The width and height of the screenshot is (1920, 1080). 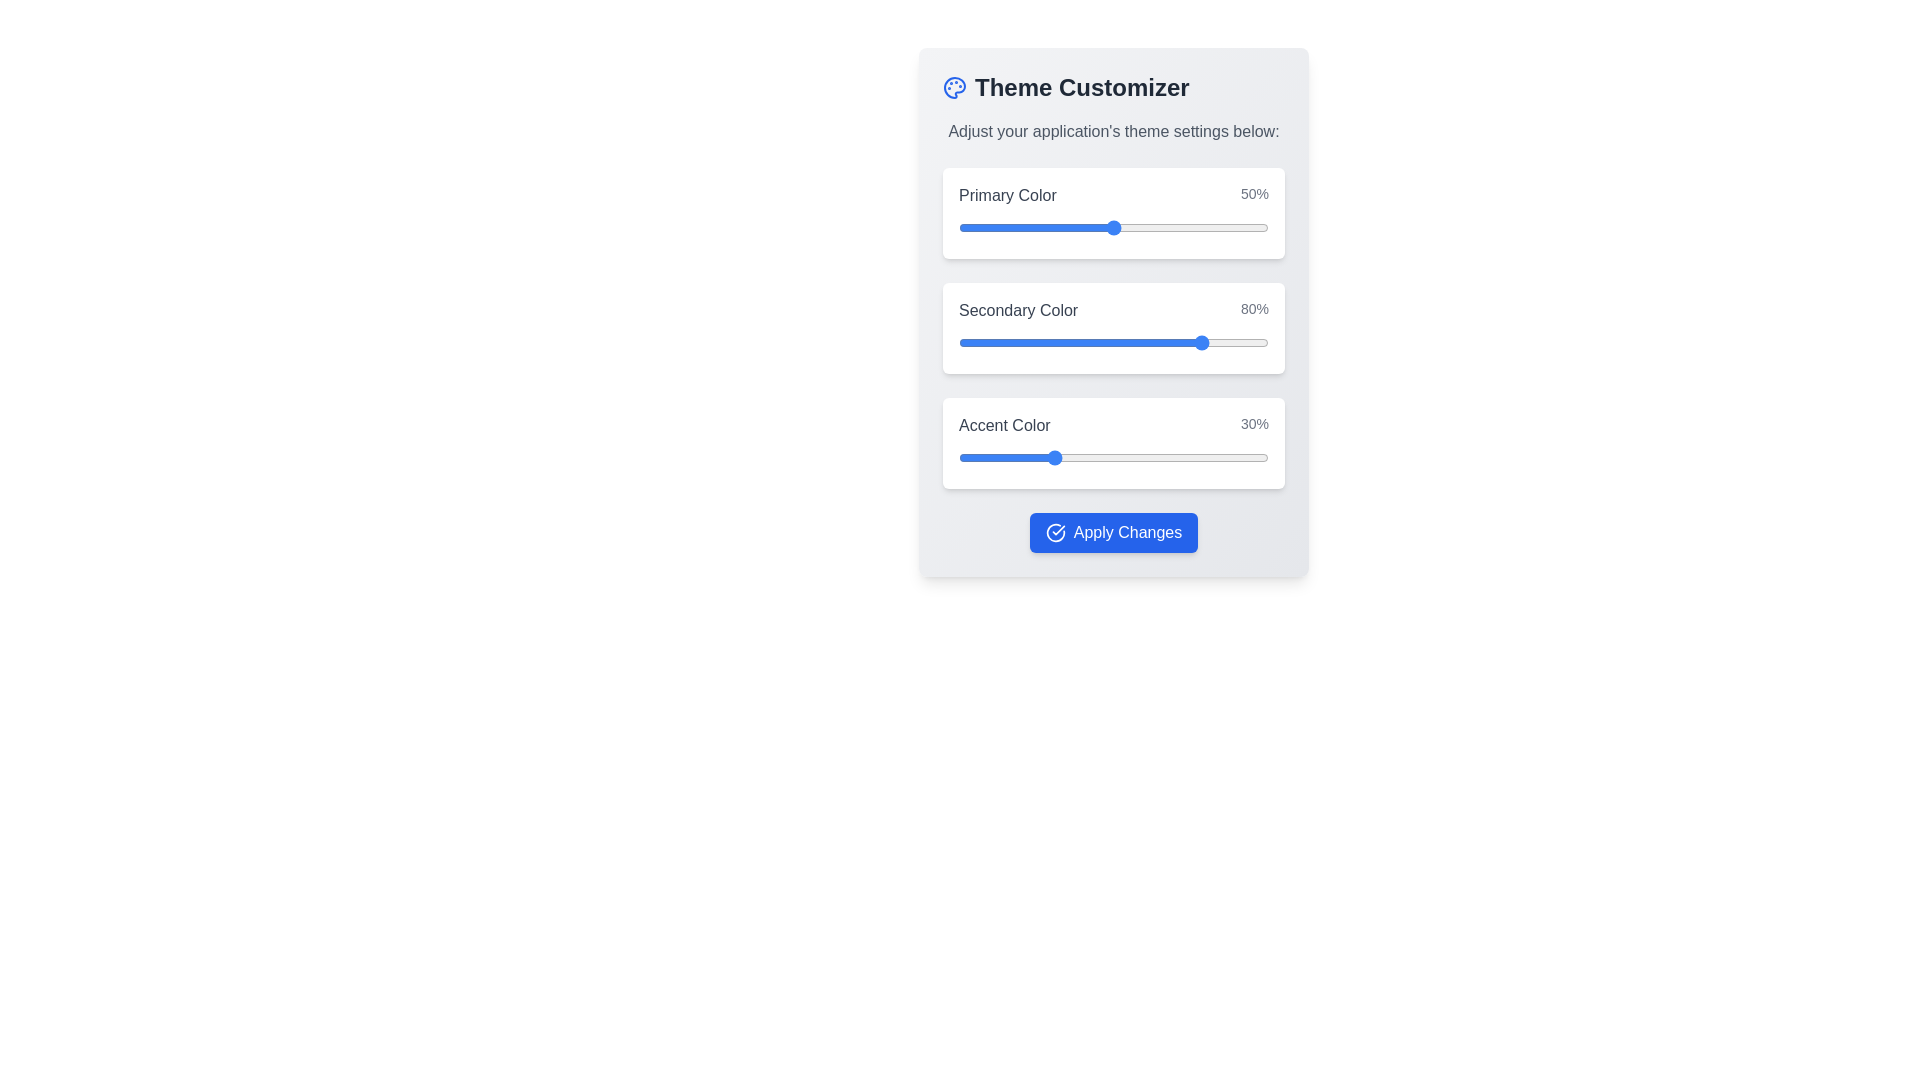 What do you see at coordinates (1007, 196) in the screenshot?
I see `the text label displaying 'Primary Color', which is styled in gray font and located at the top of the theme customization panel` at bounding box center [1007, 196].